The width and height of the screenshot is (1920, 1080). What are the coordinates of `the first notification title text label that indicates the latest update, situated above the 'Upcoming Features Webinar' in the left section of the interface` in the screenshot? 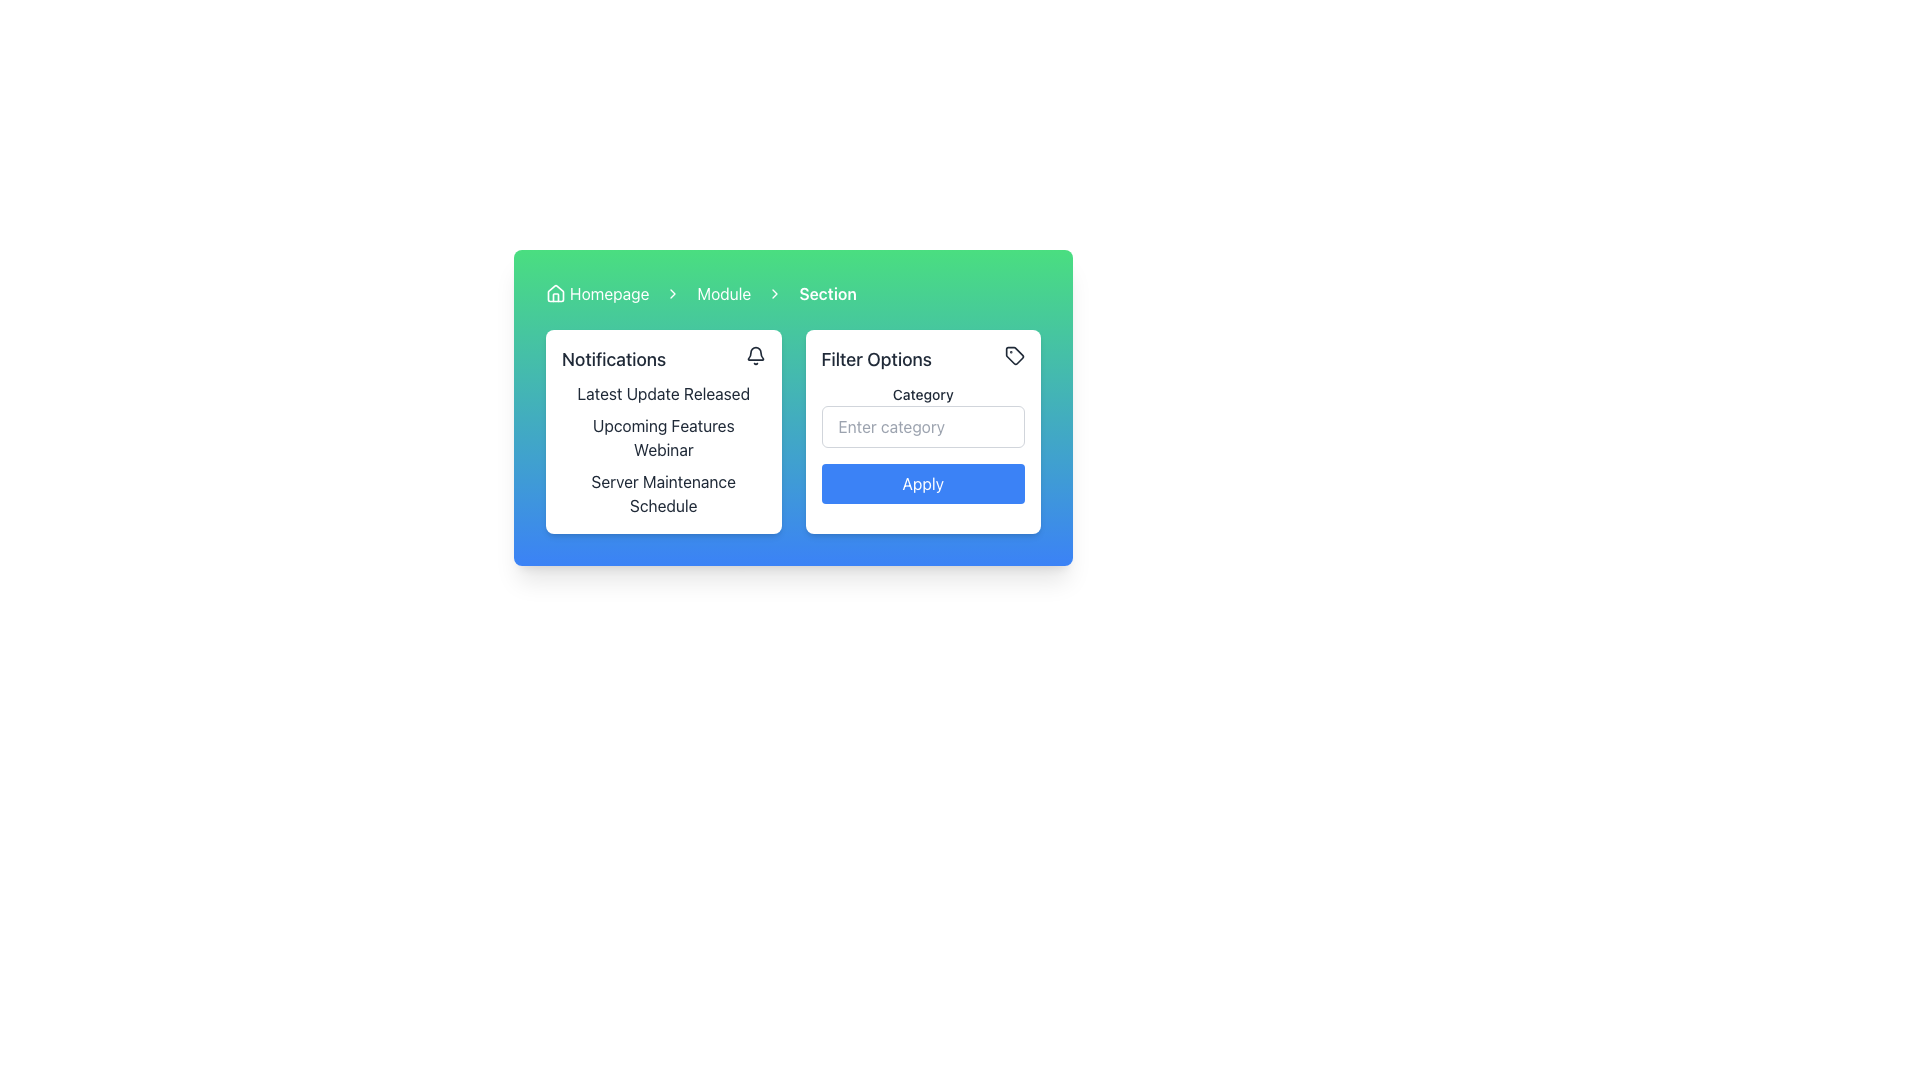 It's located at (663, 393).